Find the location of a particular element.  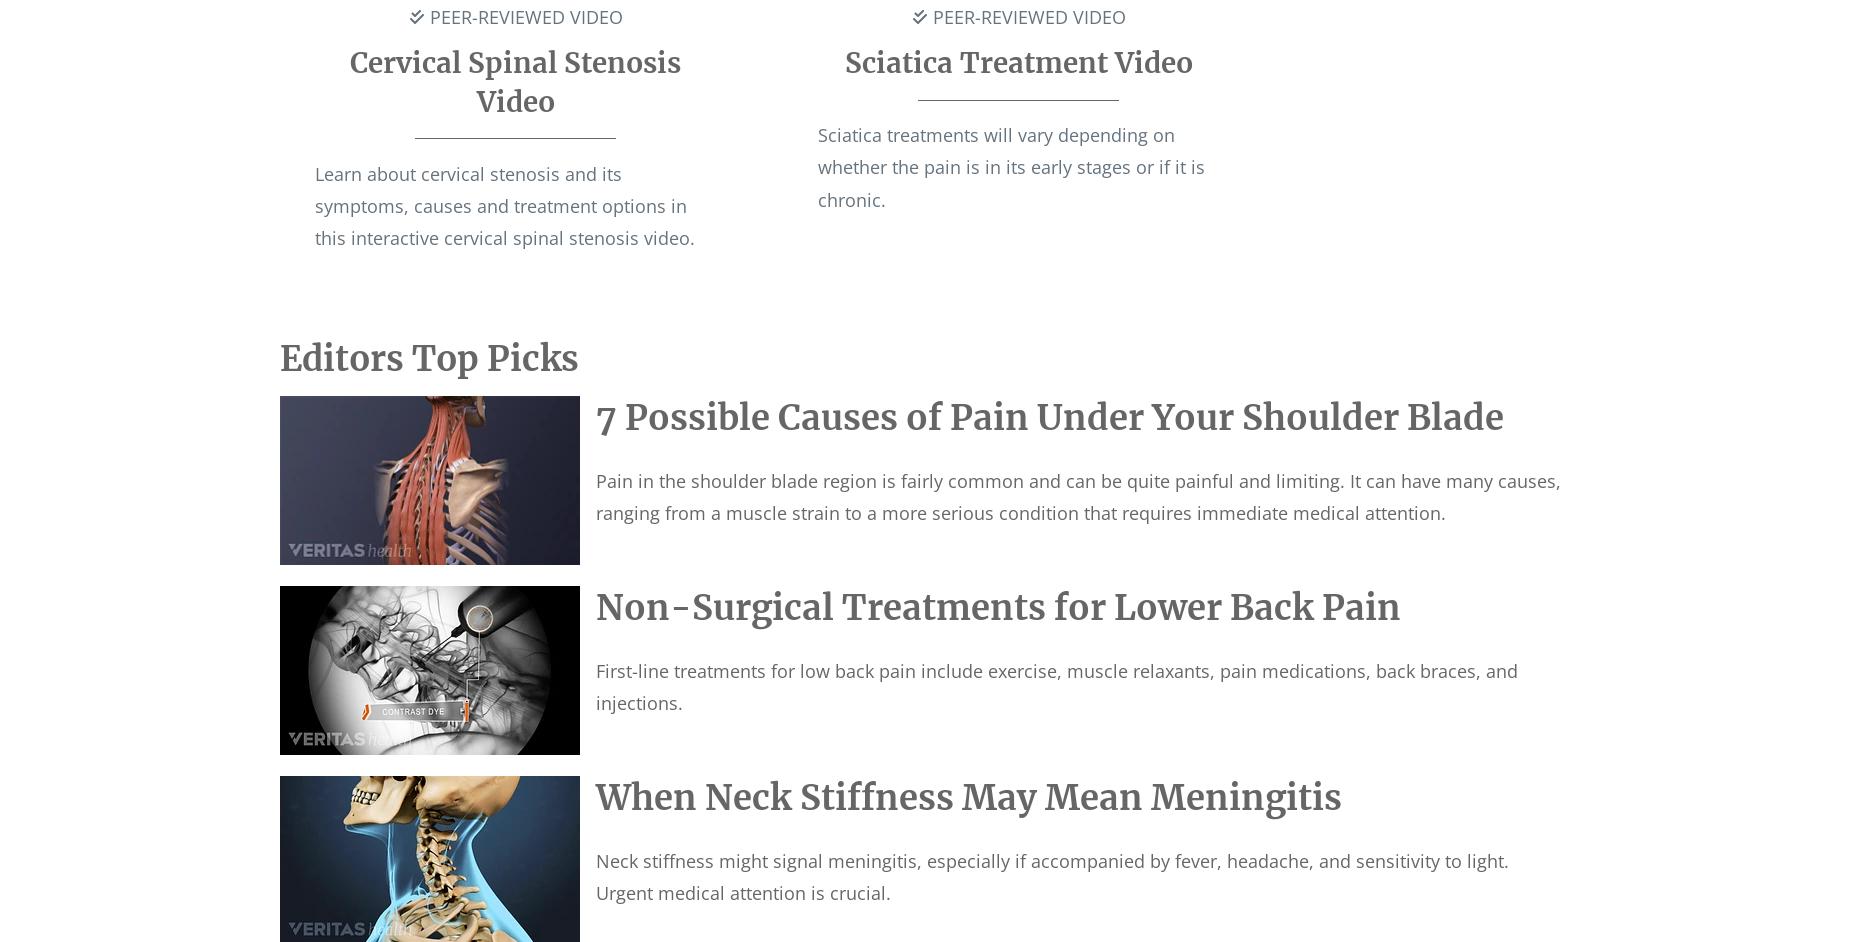

'7 Possible Causes of Pain Under Your Shoulder Blade' is located at coordinates (1049, 416).